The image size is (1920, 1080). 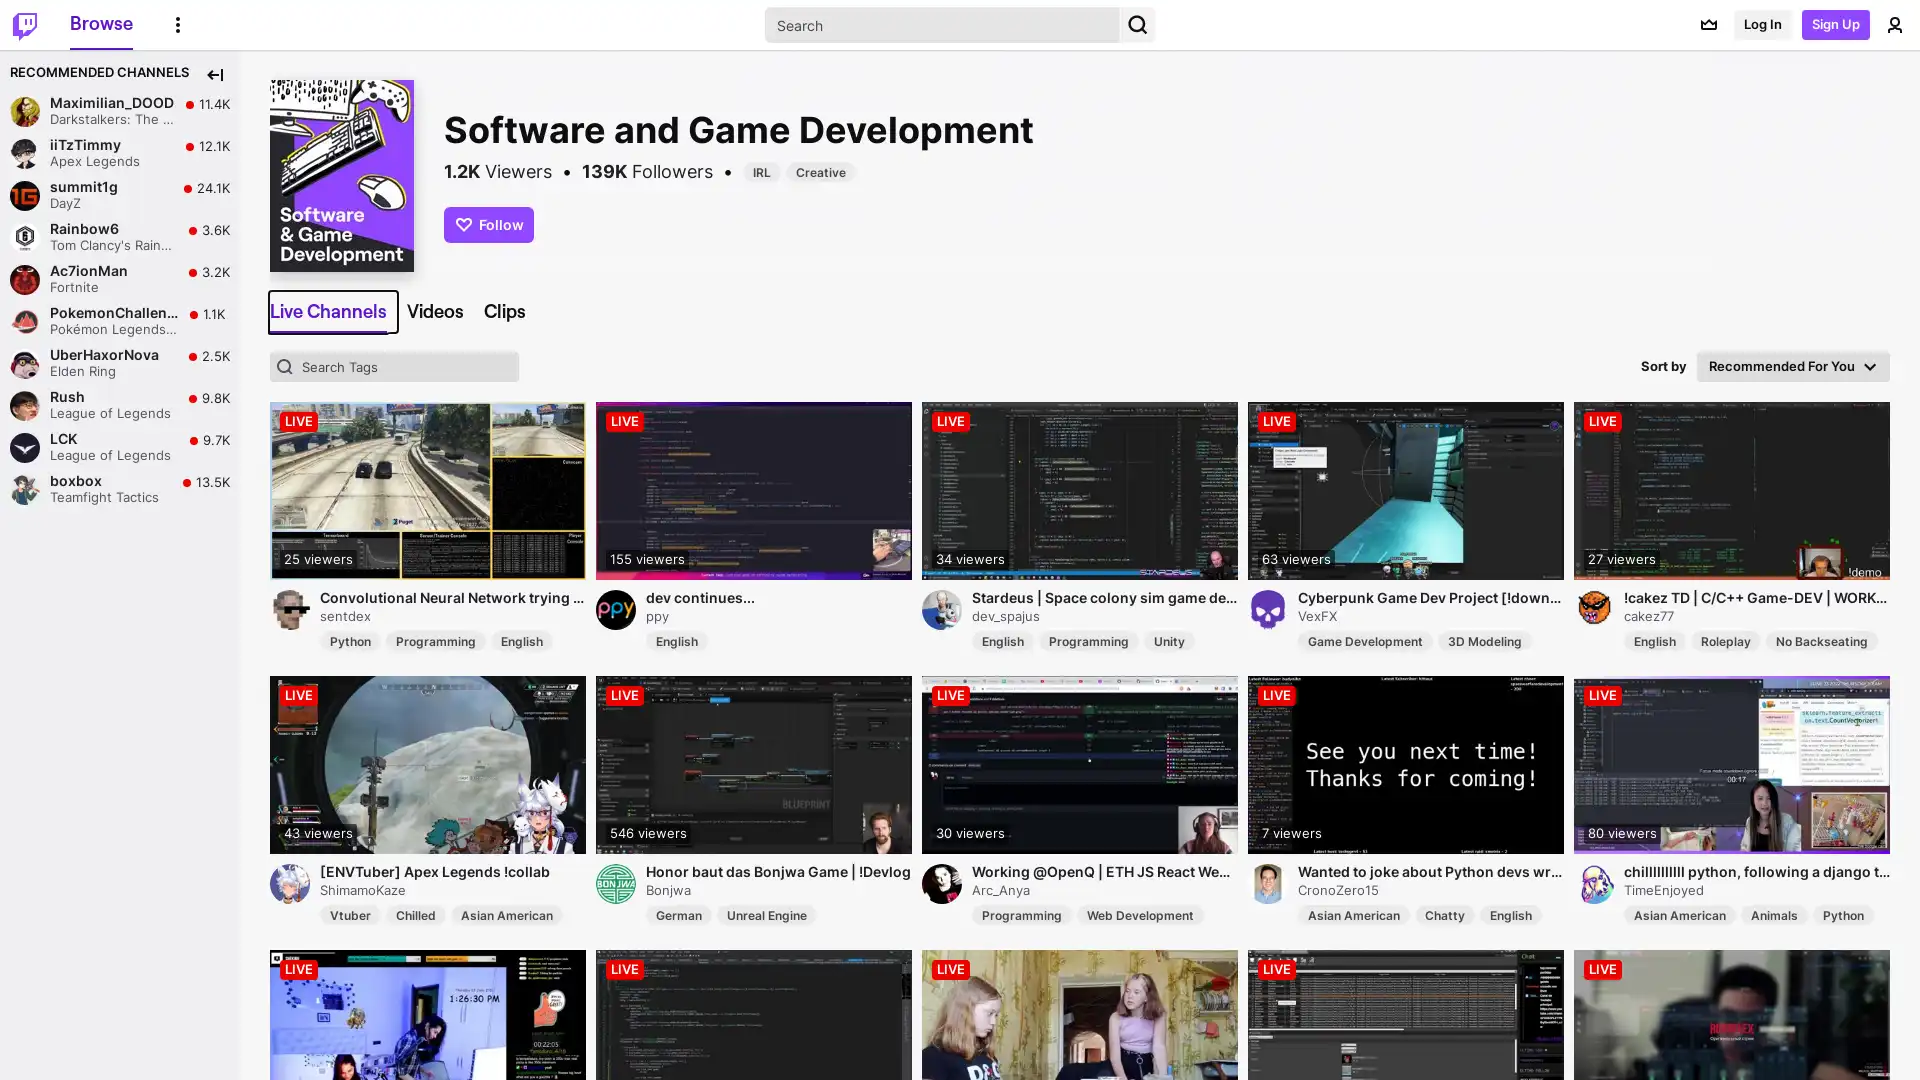 I want to click on Chatty, so click(x=1444, y=914).